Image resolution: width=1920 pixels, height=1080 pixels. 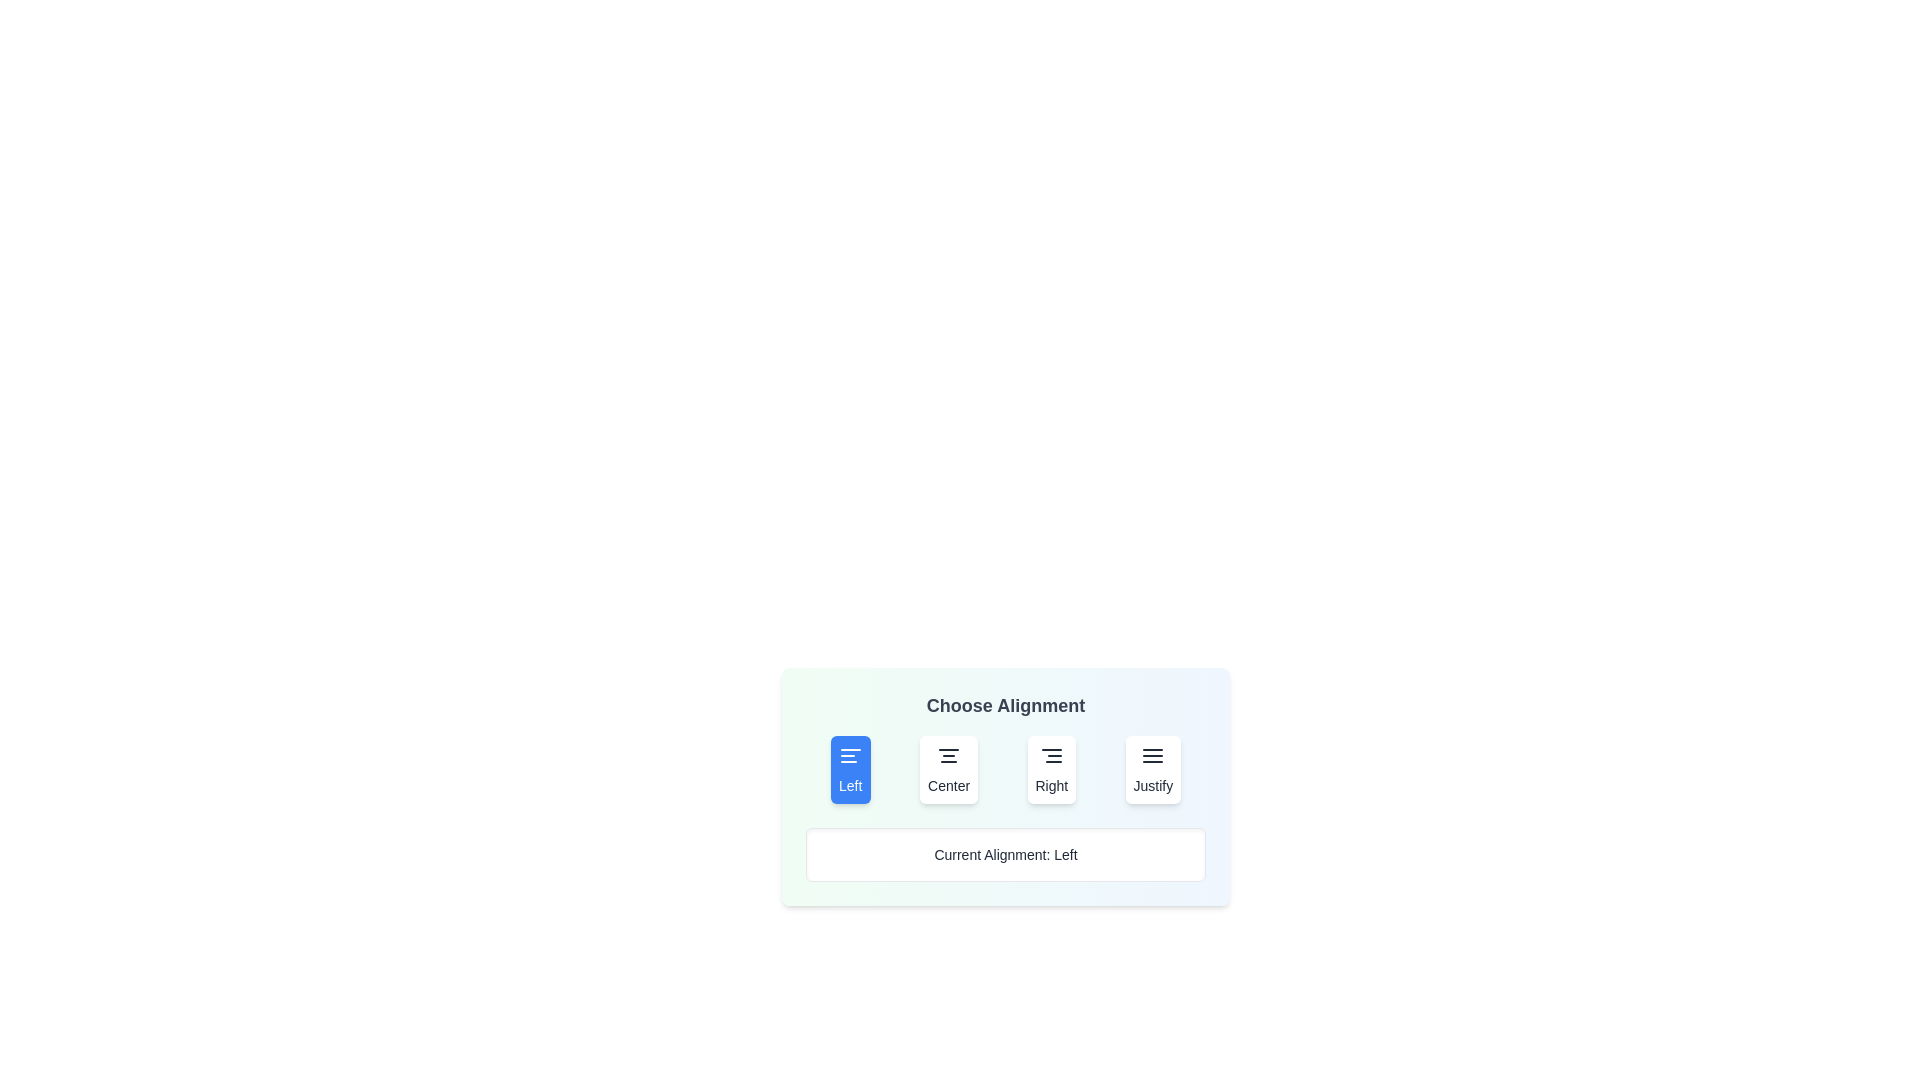 I want to click on the button labeled Right to observe its hover effect, so click(x=1050, y=769).